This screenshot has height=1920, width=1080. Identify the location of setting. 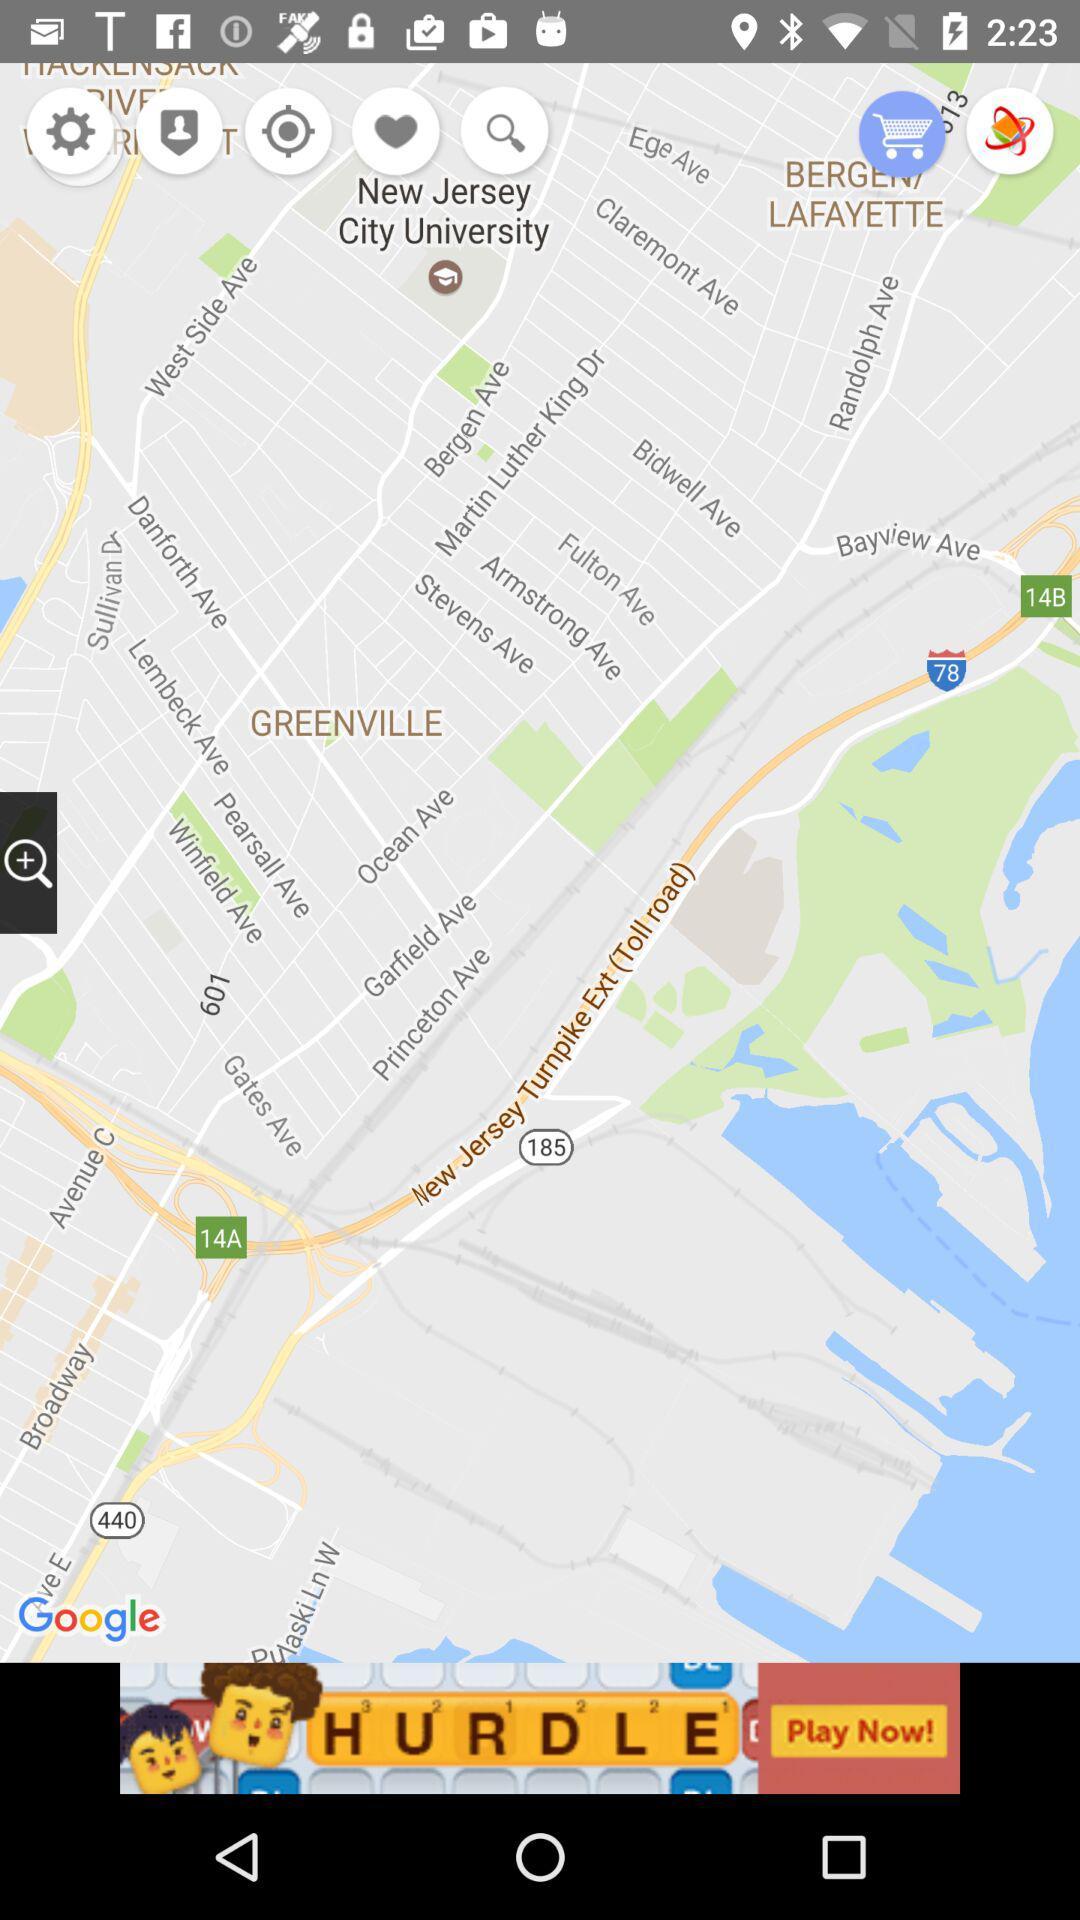
(69, 132).